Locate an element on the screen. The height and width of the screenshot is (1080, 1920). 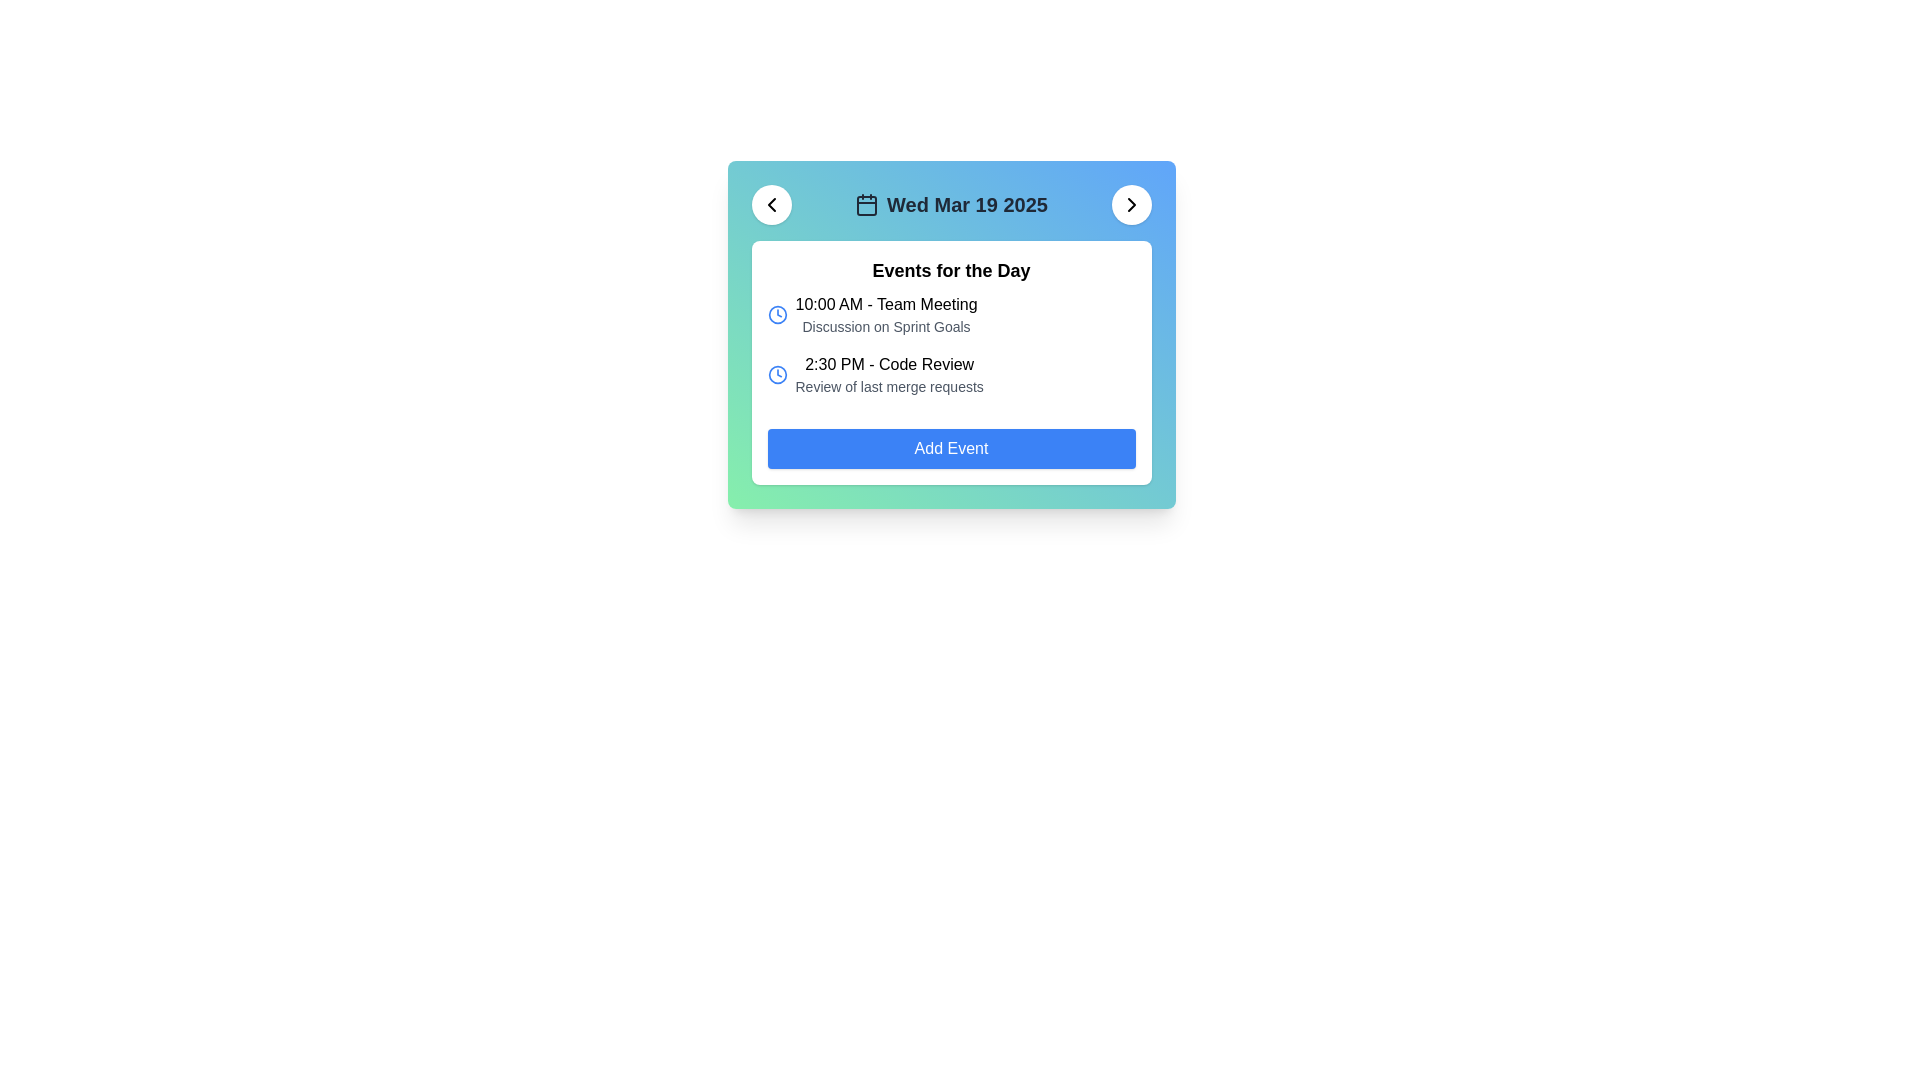
the decorative graphical element of the calendar icon, which is located to the left of the date label 'Wed Mar 19 2025' in the widget's header is located at coordinates (867, 205).